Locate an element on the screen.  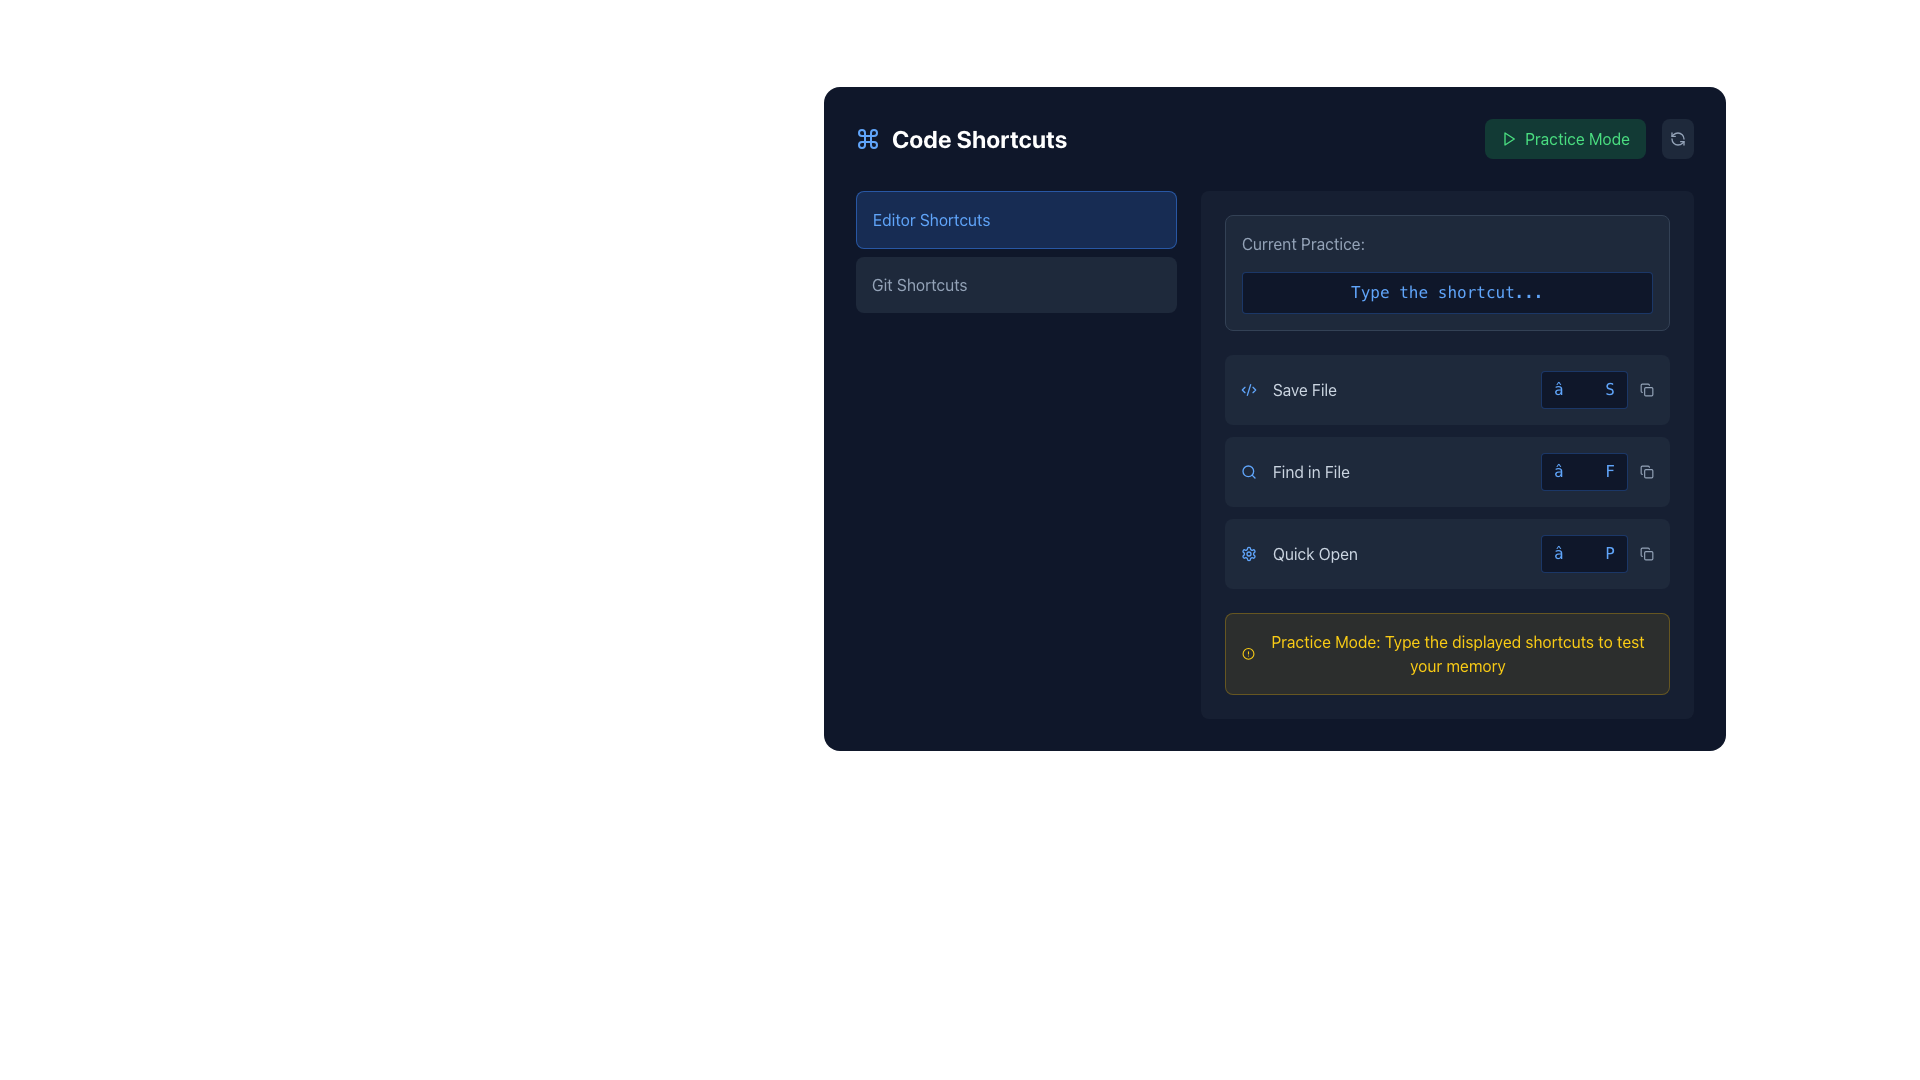
the Keyboard Shortcut Label that displays the symbol (⌘) and the letter (P) in a monospace font on a dark background, part of the third item in the vertical list under 'Quick Open' is located at coordinates (1596, 554).